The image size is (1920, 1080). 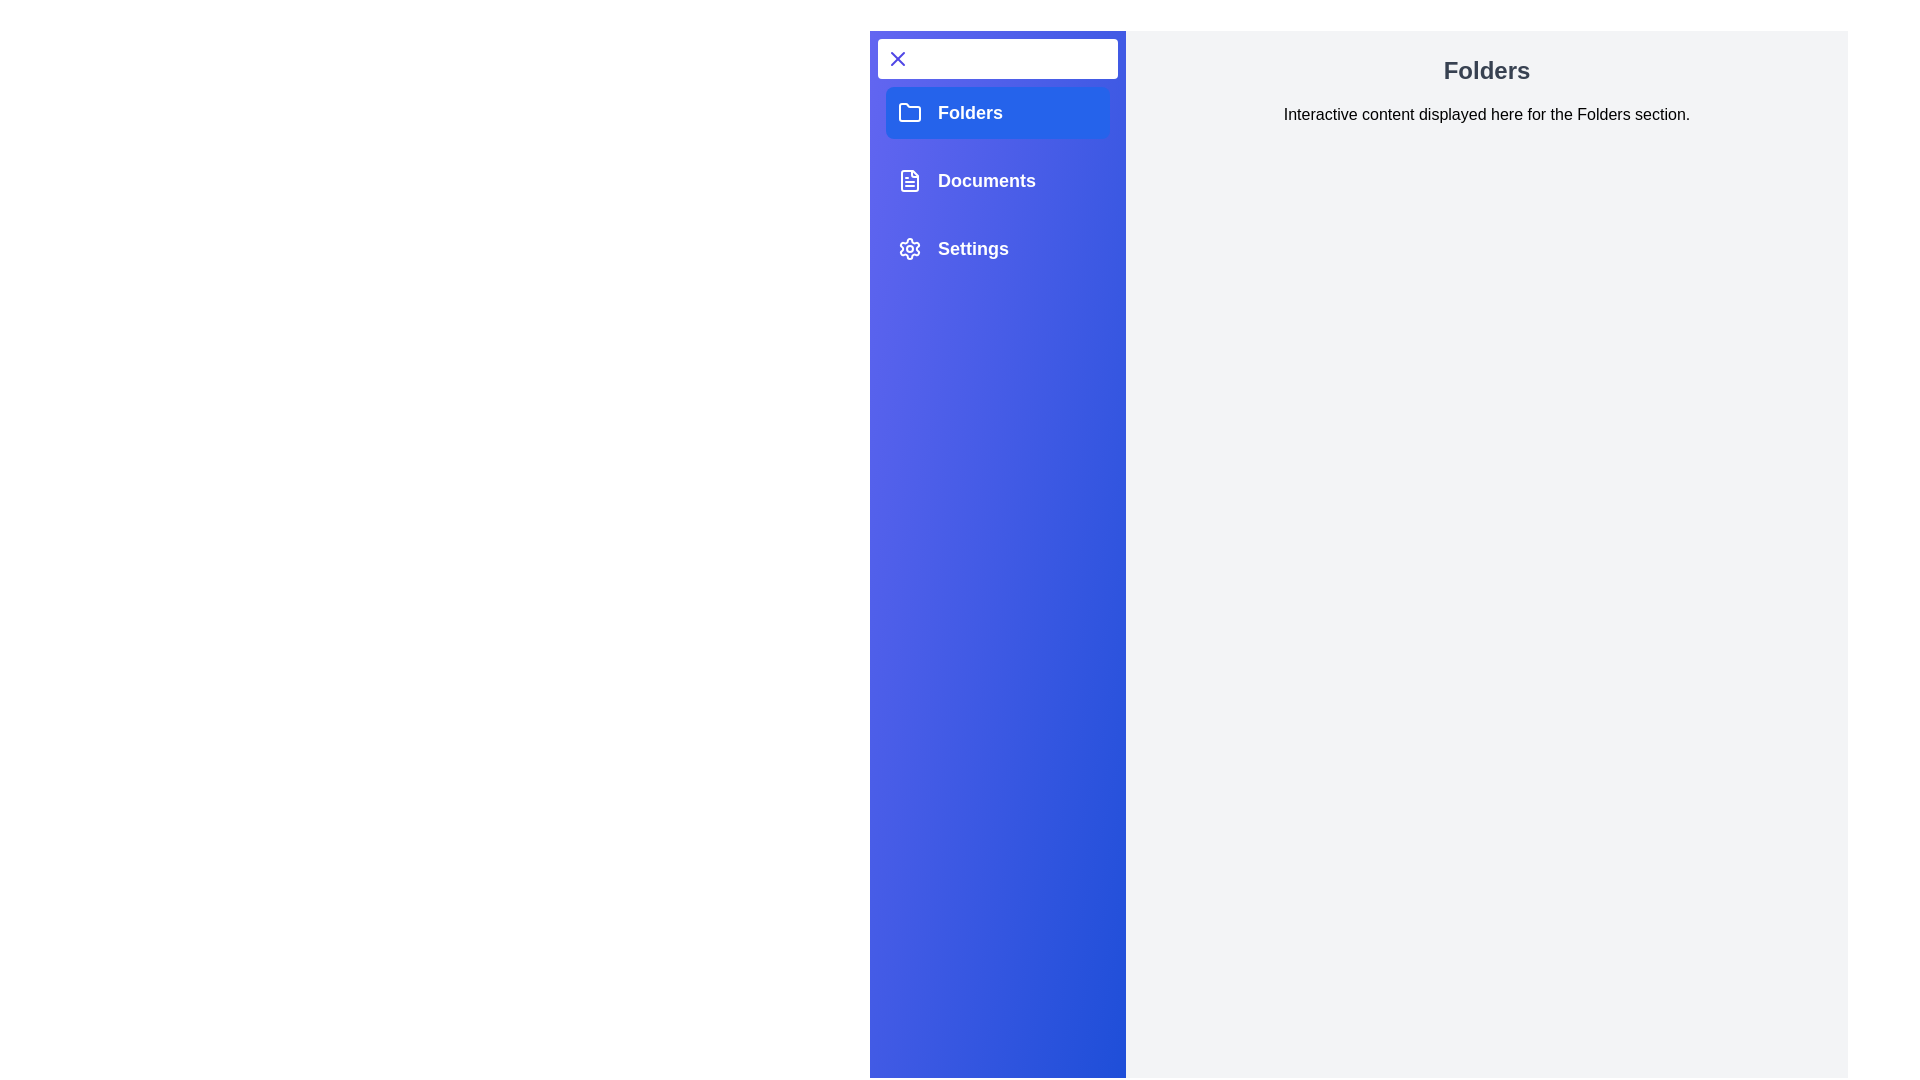 What do you see at coordinates (998, 112) in the screenshot?
I see `the Folders tab to observe its hover effect` at bounding box center [998, 112].